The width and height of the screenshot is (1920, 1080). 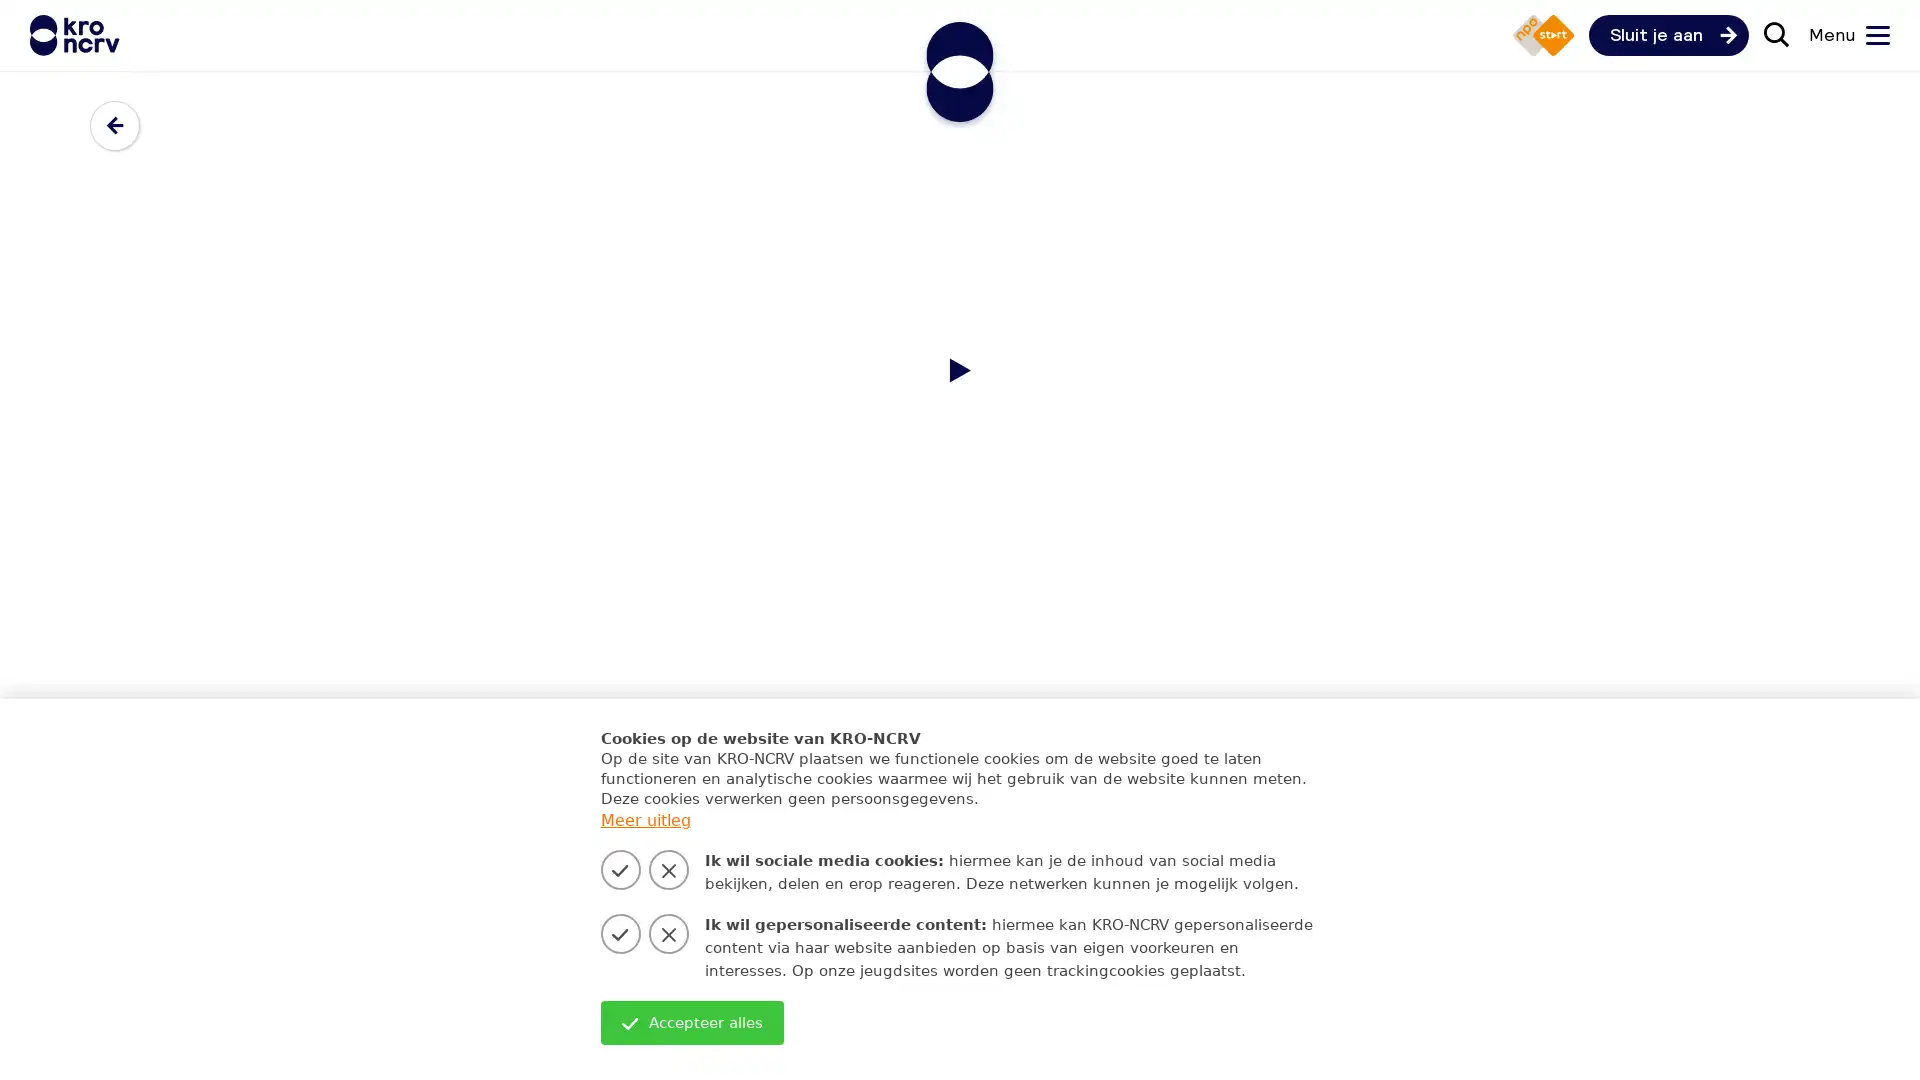 What do you see at coordinates (1223, 297) in the screenshot?
I see `Zoeken` at bounding box center [1223, 297].